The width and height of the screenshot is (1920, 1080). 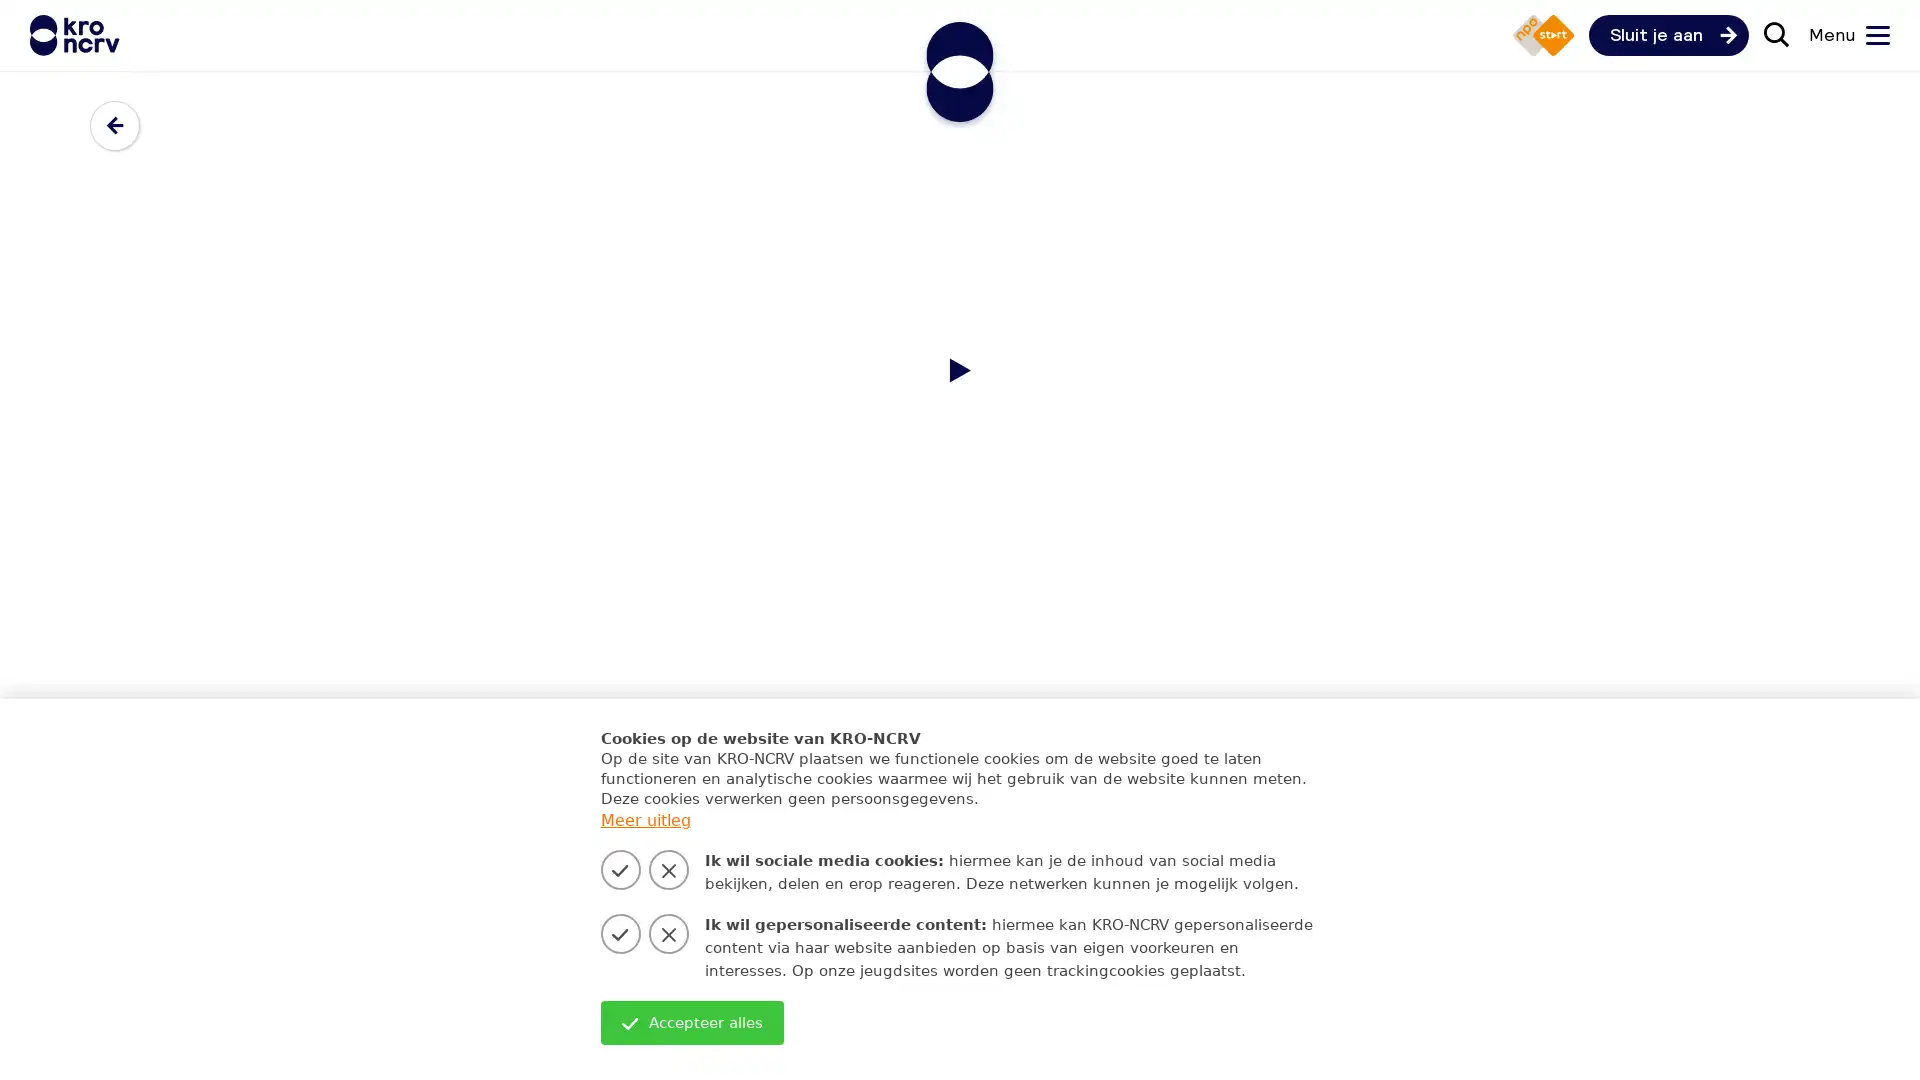 What do you see at coordinates (1223, 297) in the screenshot?
I see `Zoeken` at bounding box center [1223, 297].